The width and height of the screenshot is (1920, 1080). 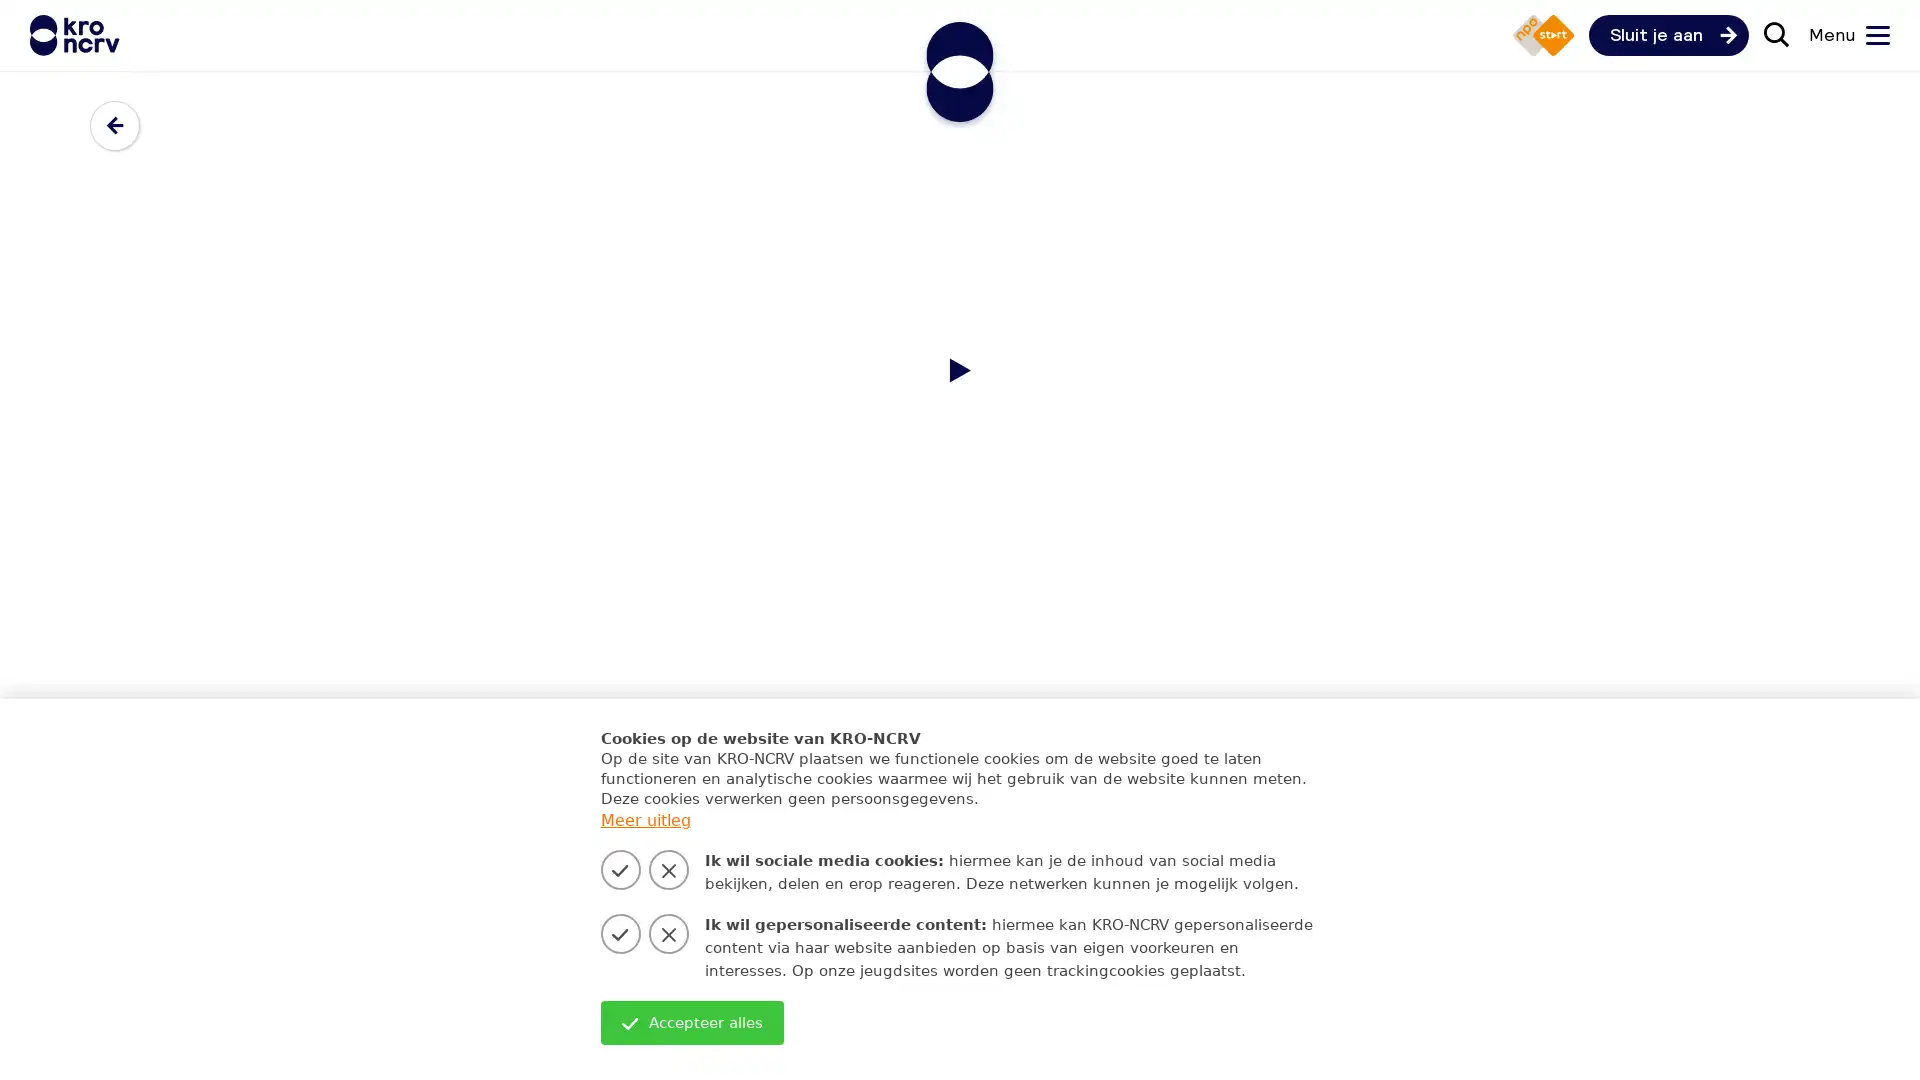 What do you see at coordinates (1223, 297) in the screenshot?
I see `Zoeken` at bounding box center [1223, 297].